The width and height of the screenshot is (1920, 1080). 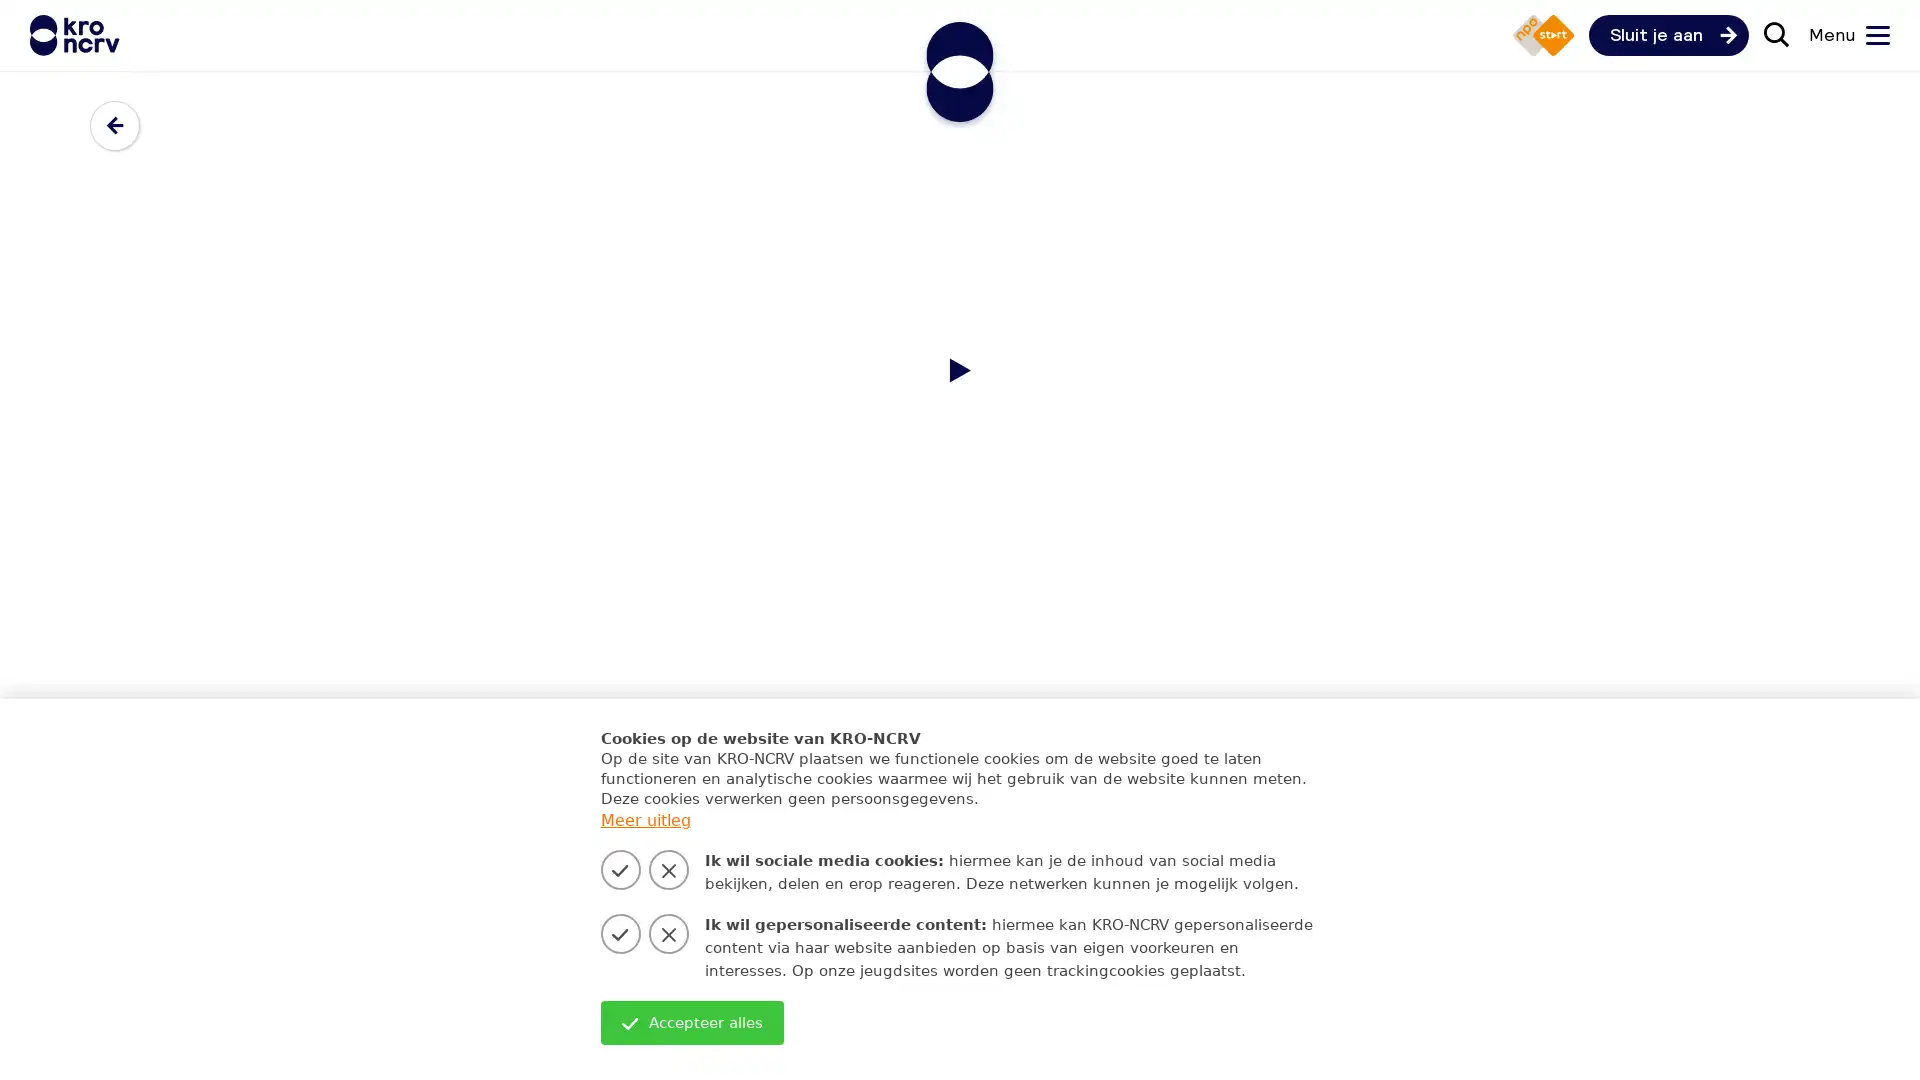 What do you see at coordinates (1223, 297) in the screenshot?
I see `Zoeken` at bounding box center [1223, 297].